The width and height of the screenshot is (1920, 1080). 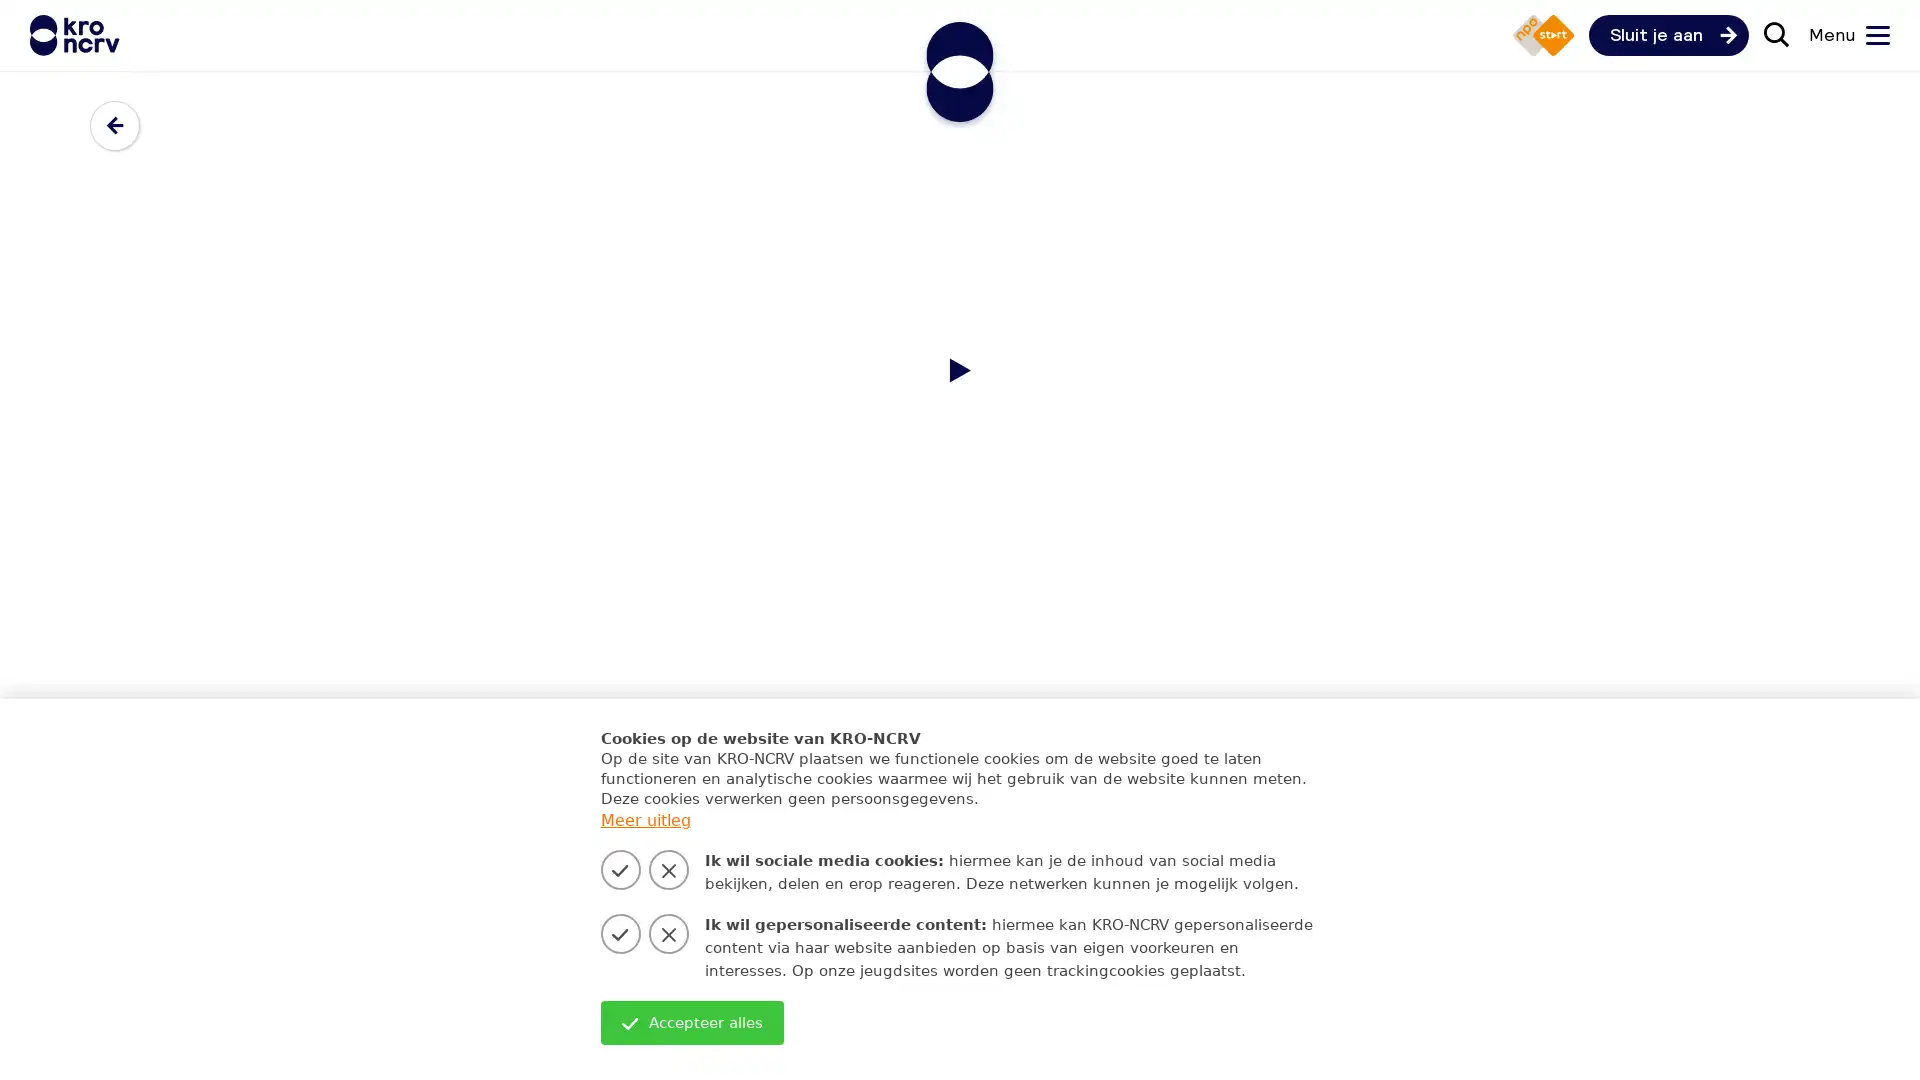 What do you see at coordinates (1223, 297) in the screenshot?
I see `Zoeken` at bounding box center [1223, 297].